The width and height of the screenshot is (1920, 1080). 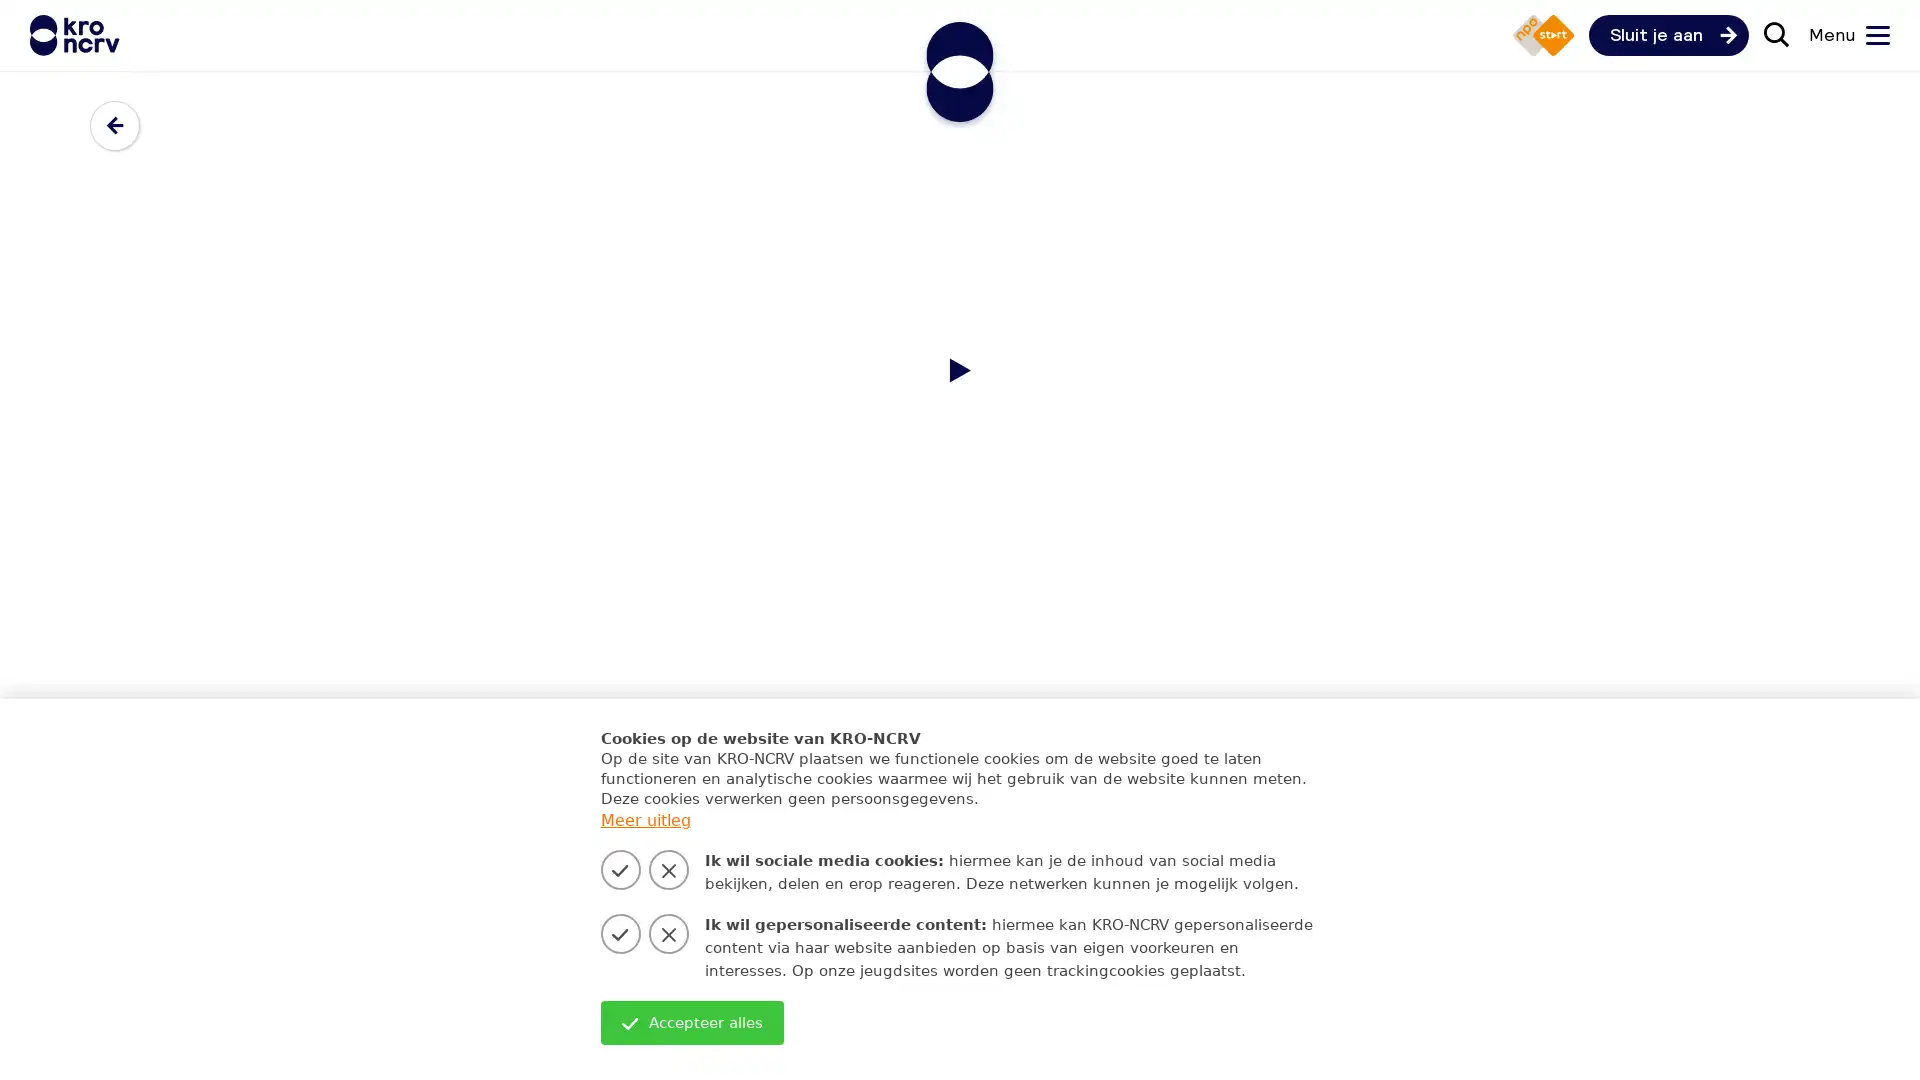 What do you see at coordinates (1223, 297) in the screenshot?
I see `Zoeken` at bounding box center [1223, 297].